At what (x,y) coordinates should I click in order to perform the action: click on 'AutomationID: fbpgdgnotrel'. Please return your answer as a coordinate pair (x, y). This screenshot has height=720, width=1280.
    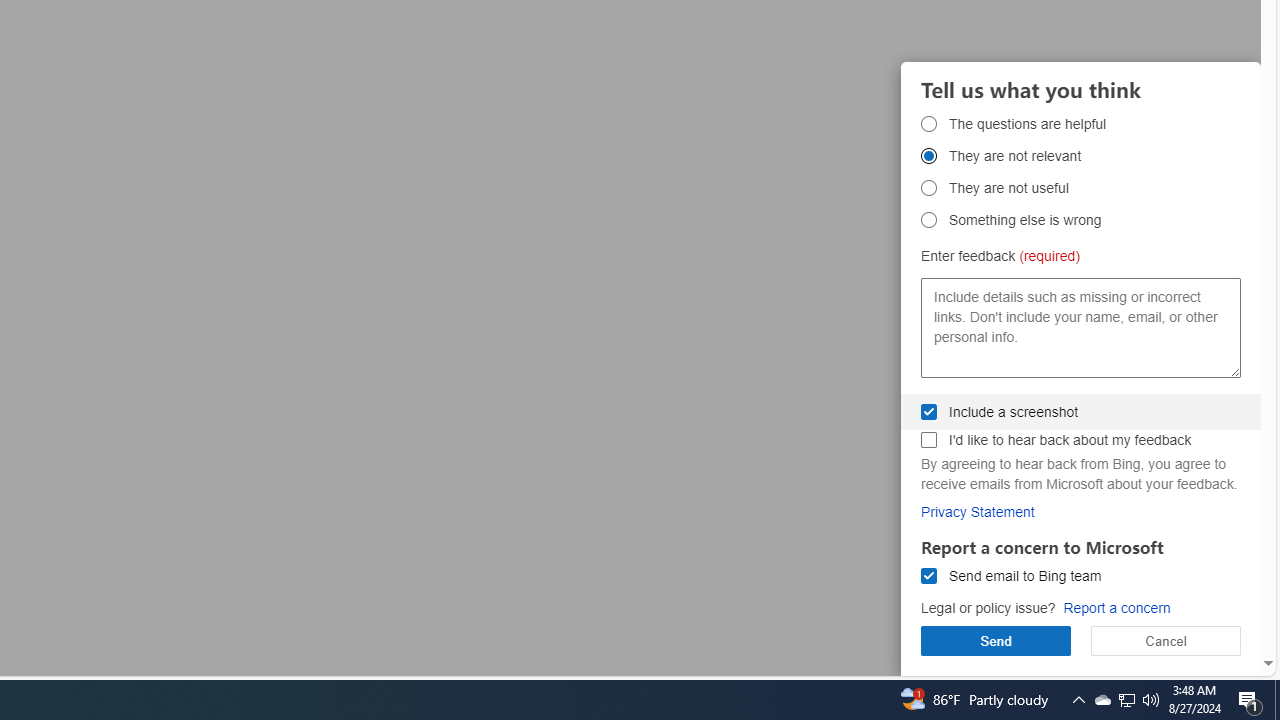
    Looking at the image, I should click on (928, 155).